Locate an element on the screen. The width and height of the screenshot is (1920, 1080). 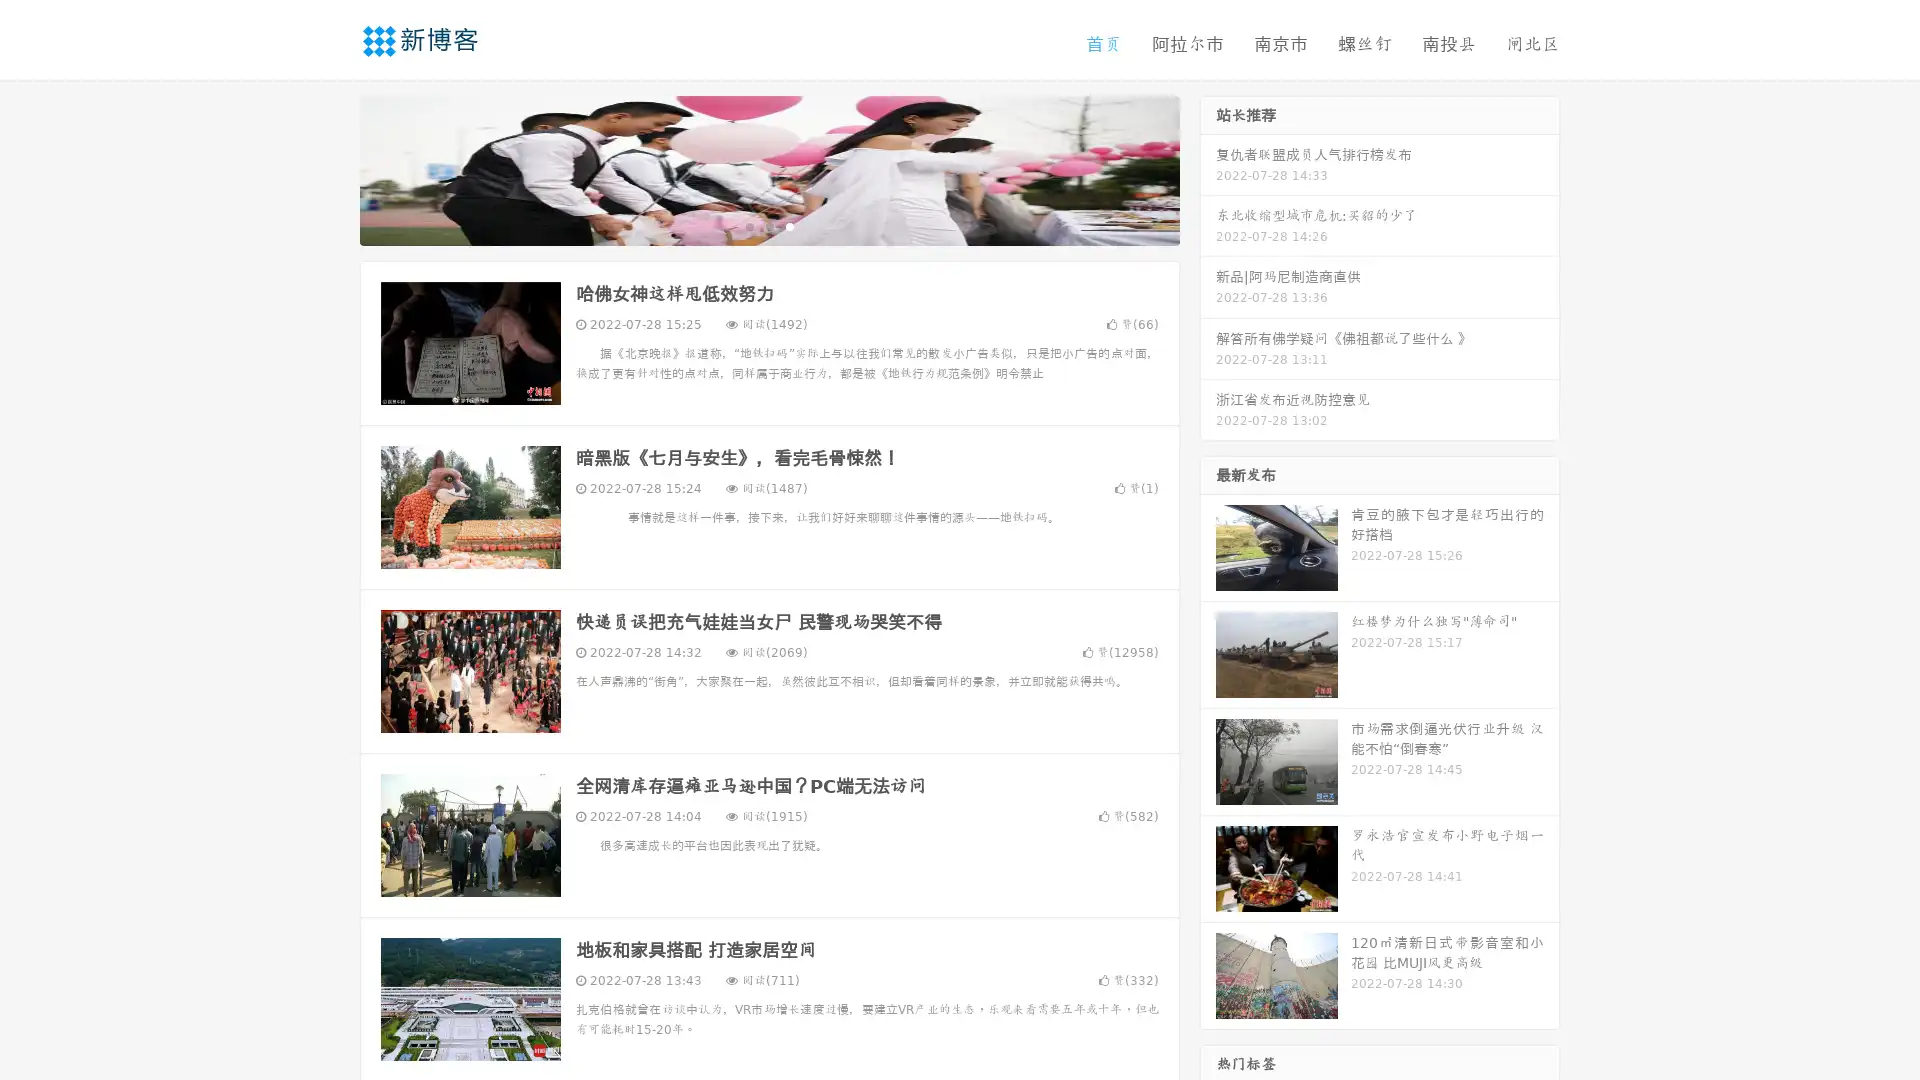
Previous slide is located at coordinates (330, 168).